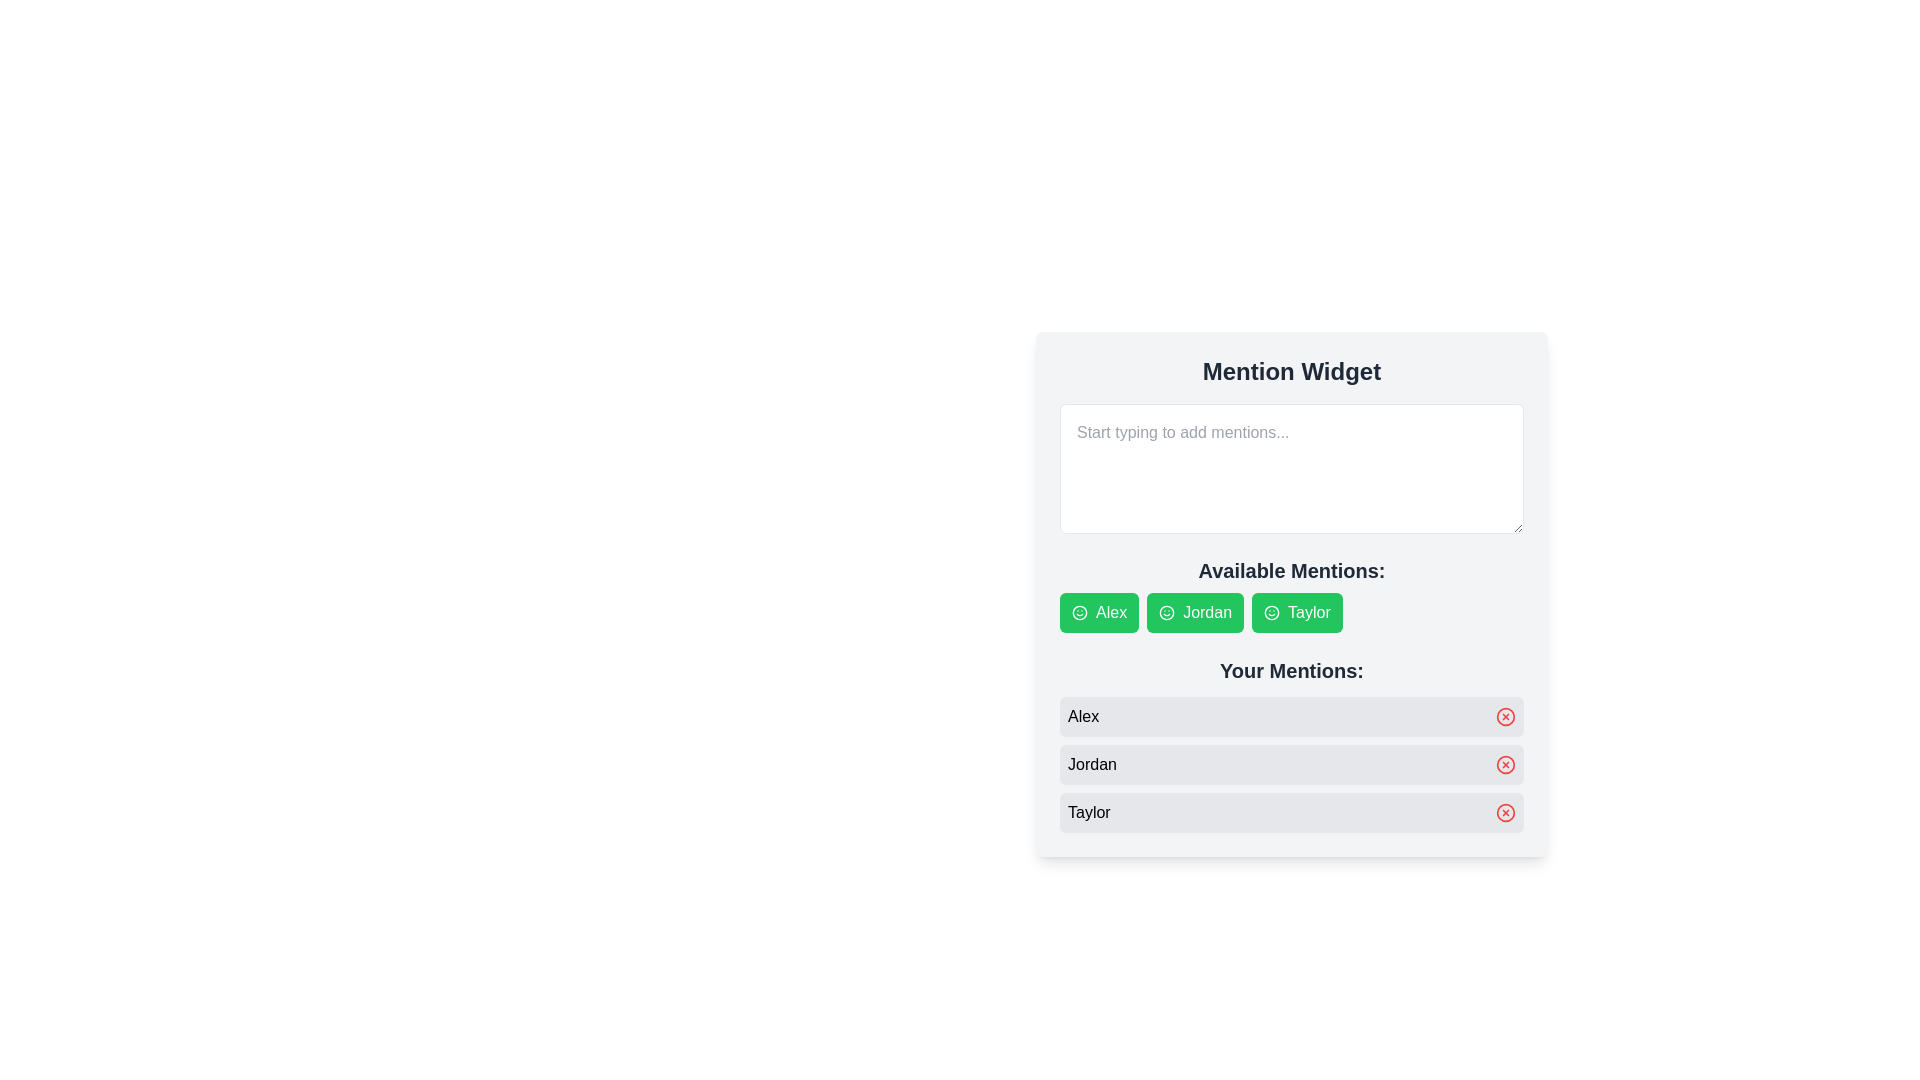 This screenshot has height=1080, width=1920. I want to click on the styling of the icon located to the left of the green button labeled 'Alex' in the 'Available Mentions' section of the Mention Widget interface, so click(1079, 612).